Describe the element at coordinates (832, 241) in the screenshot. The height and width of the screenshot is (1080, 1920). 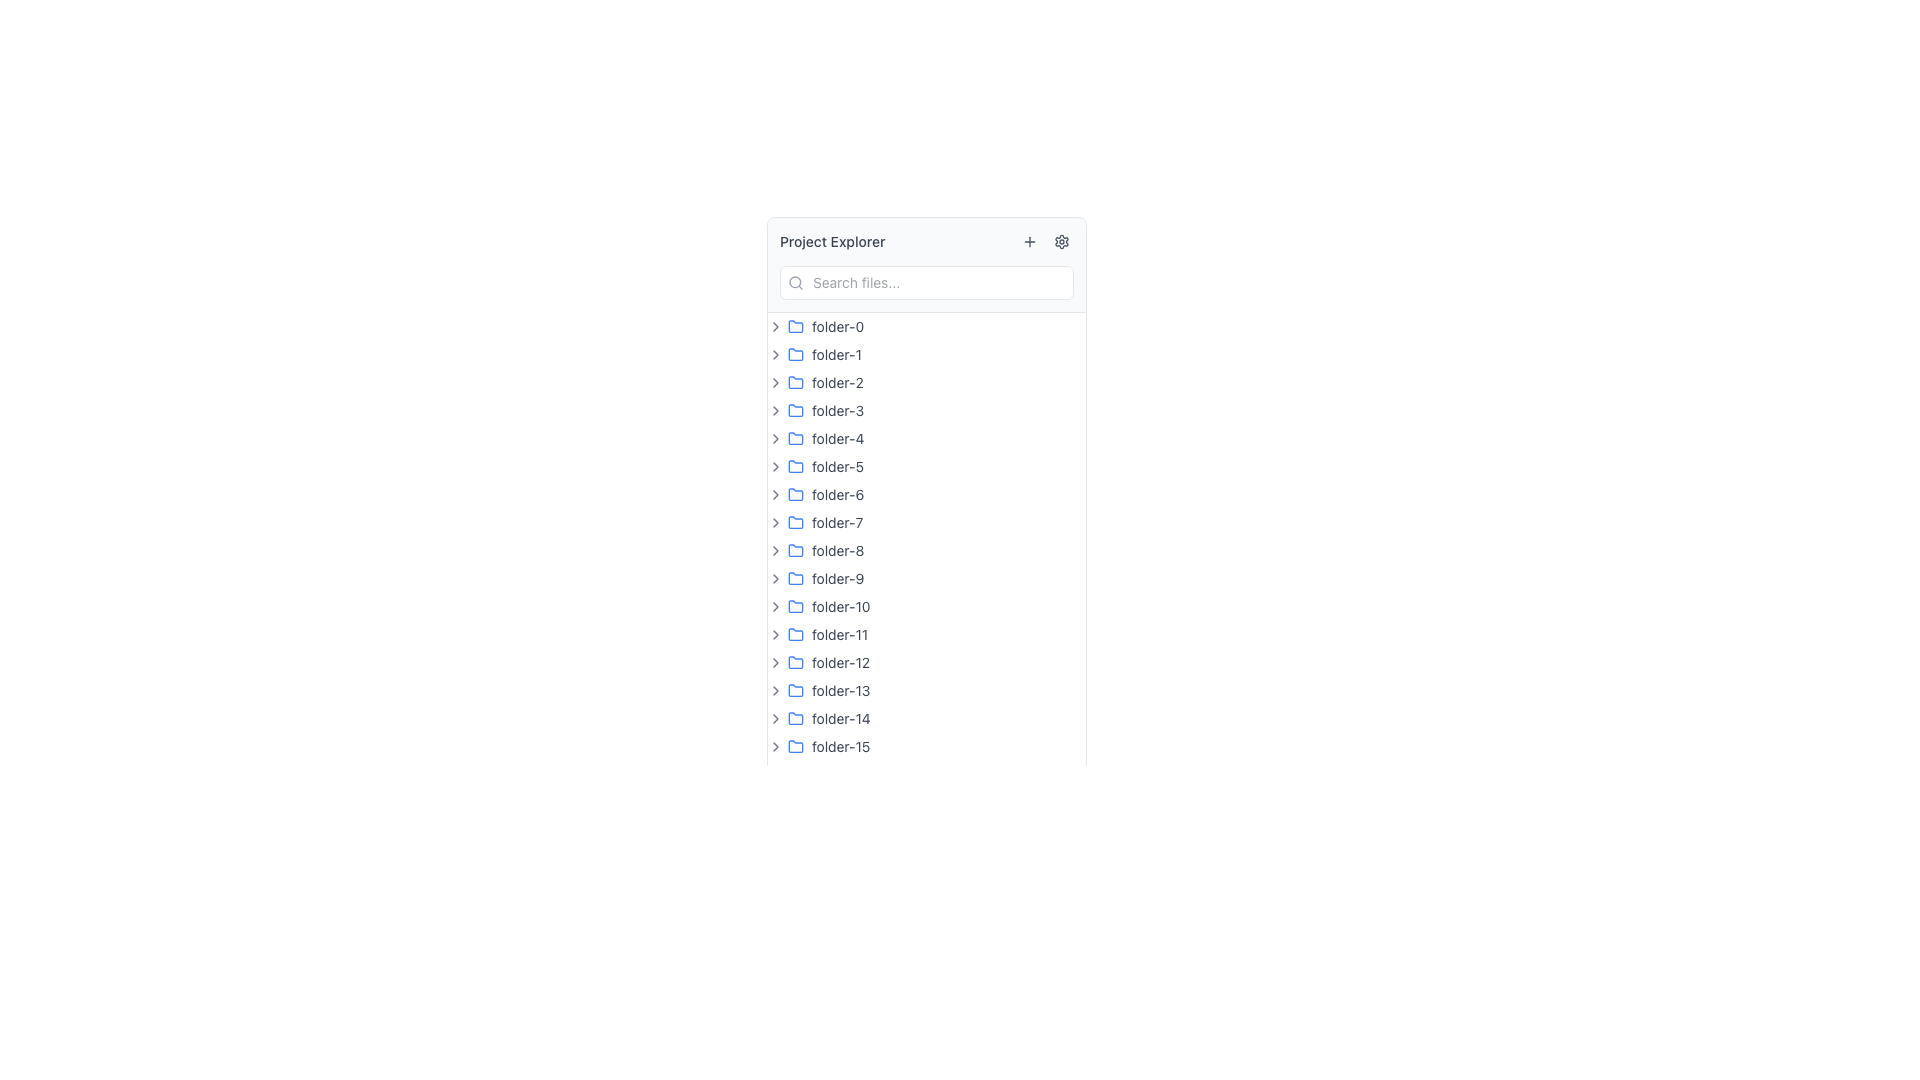
I see `the header label for the 'Project Explorer' section, located at the top of the side panel, to identify the contents of this section` at that location.